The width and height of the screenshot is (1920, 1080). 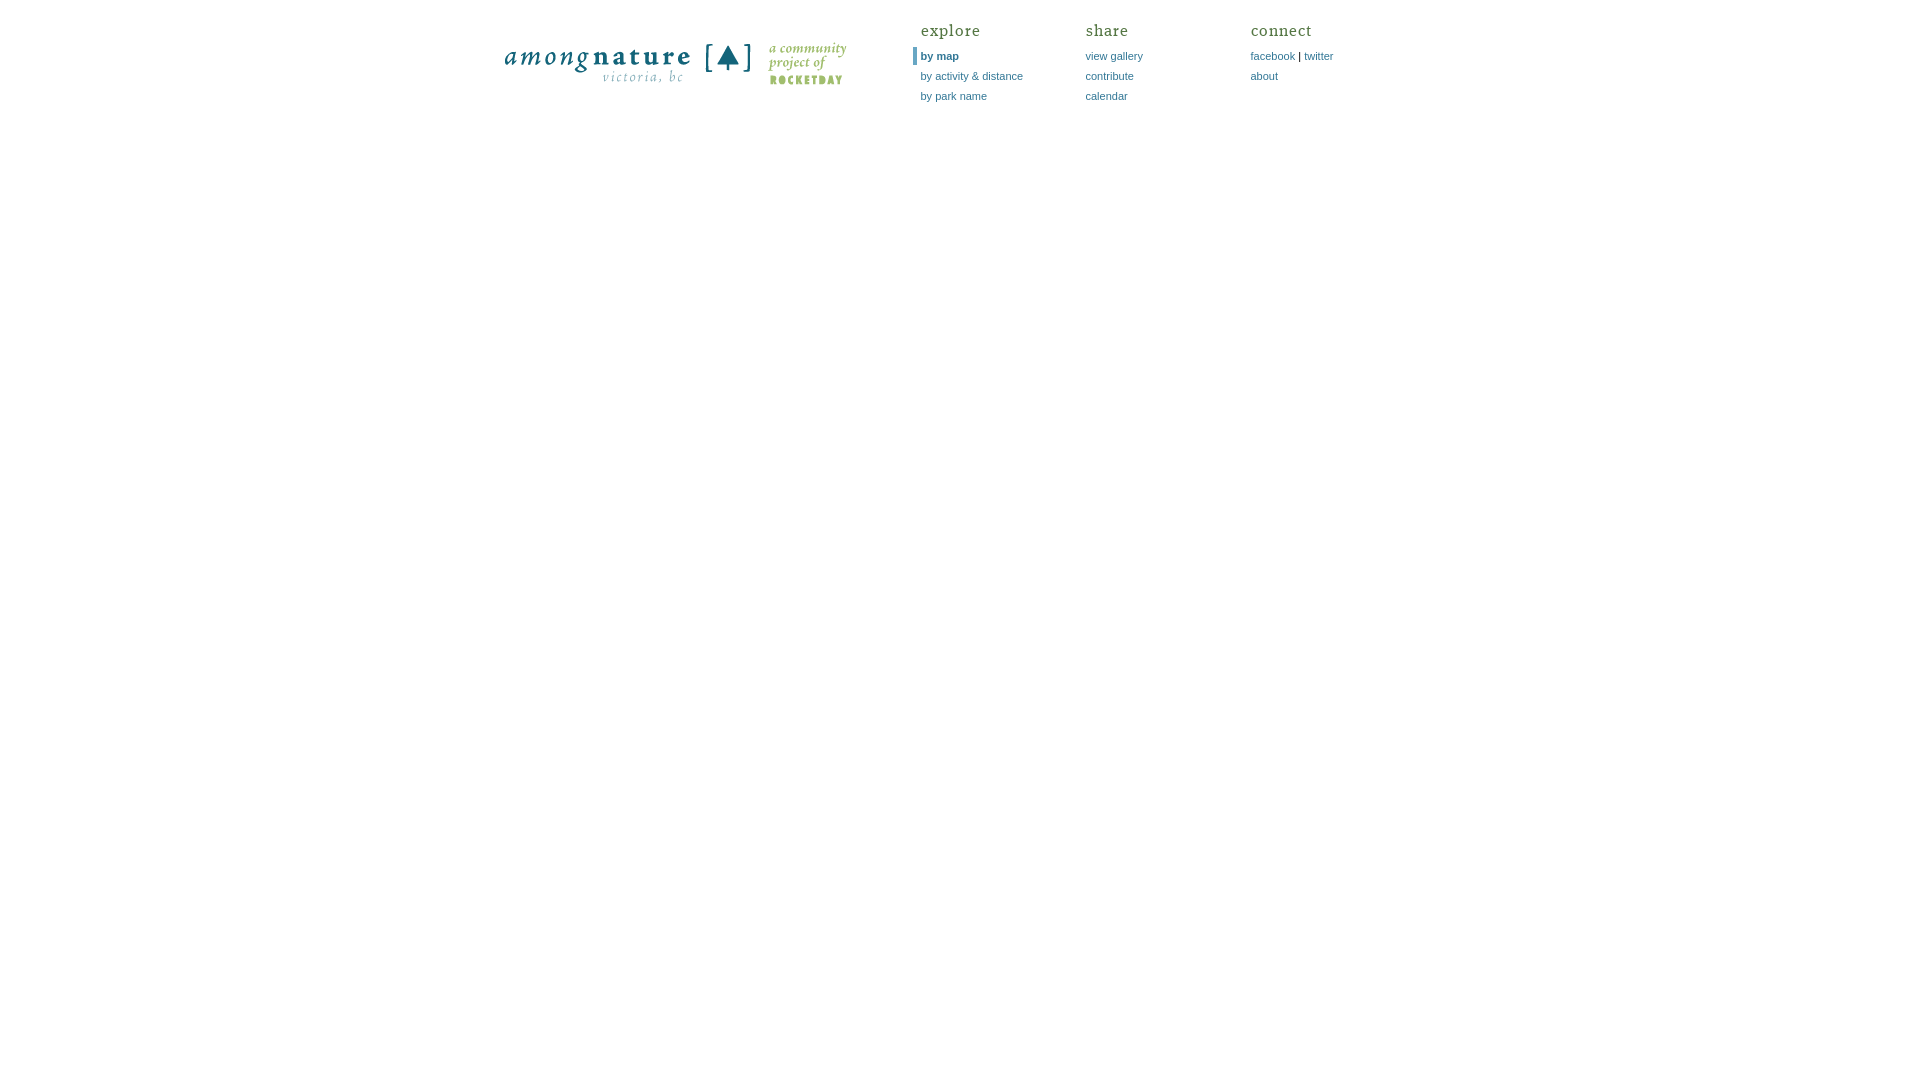 What do you see at coordinates (1106, 96) in the screenshot?
I see `'calendar'` at bounding box center [1106, 96].